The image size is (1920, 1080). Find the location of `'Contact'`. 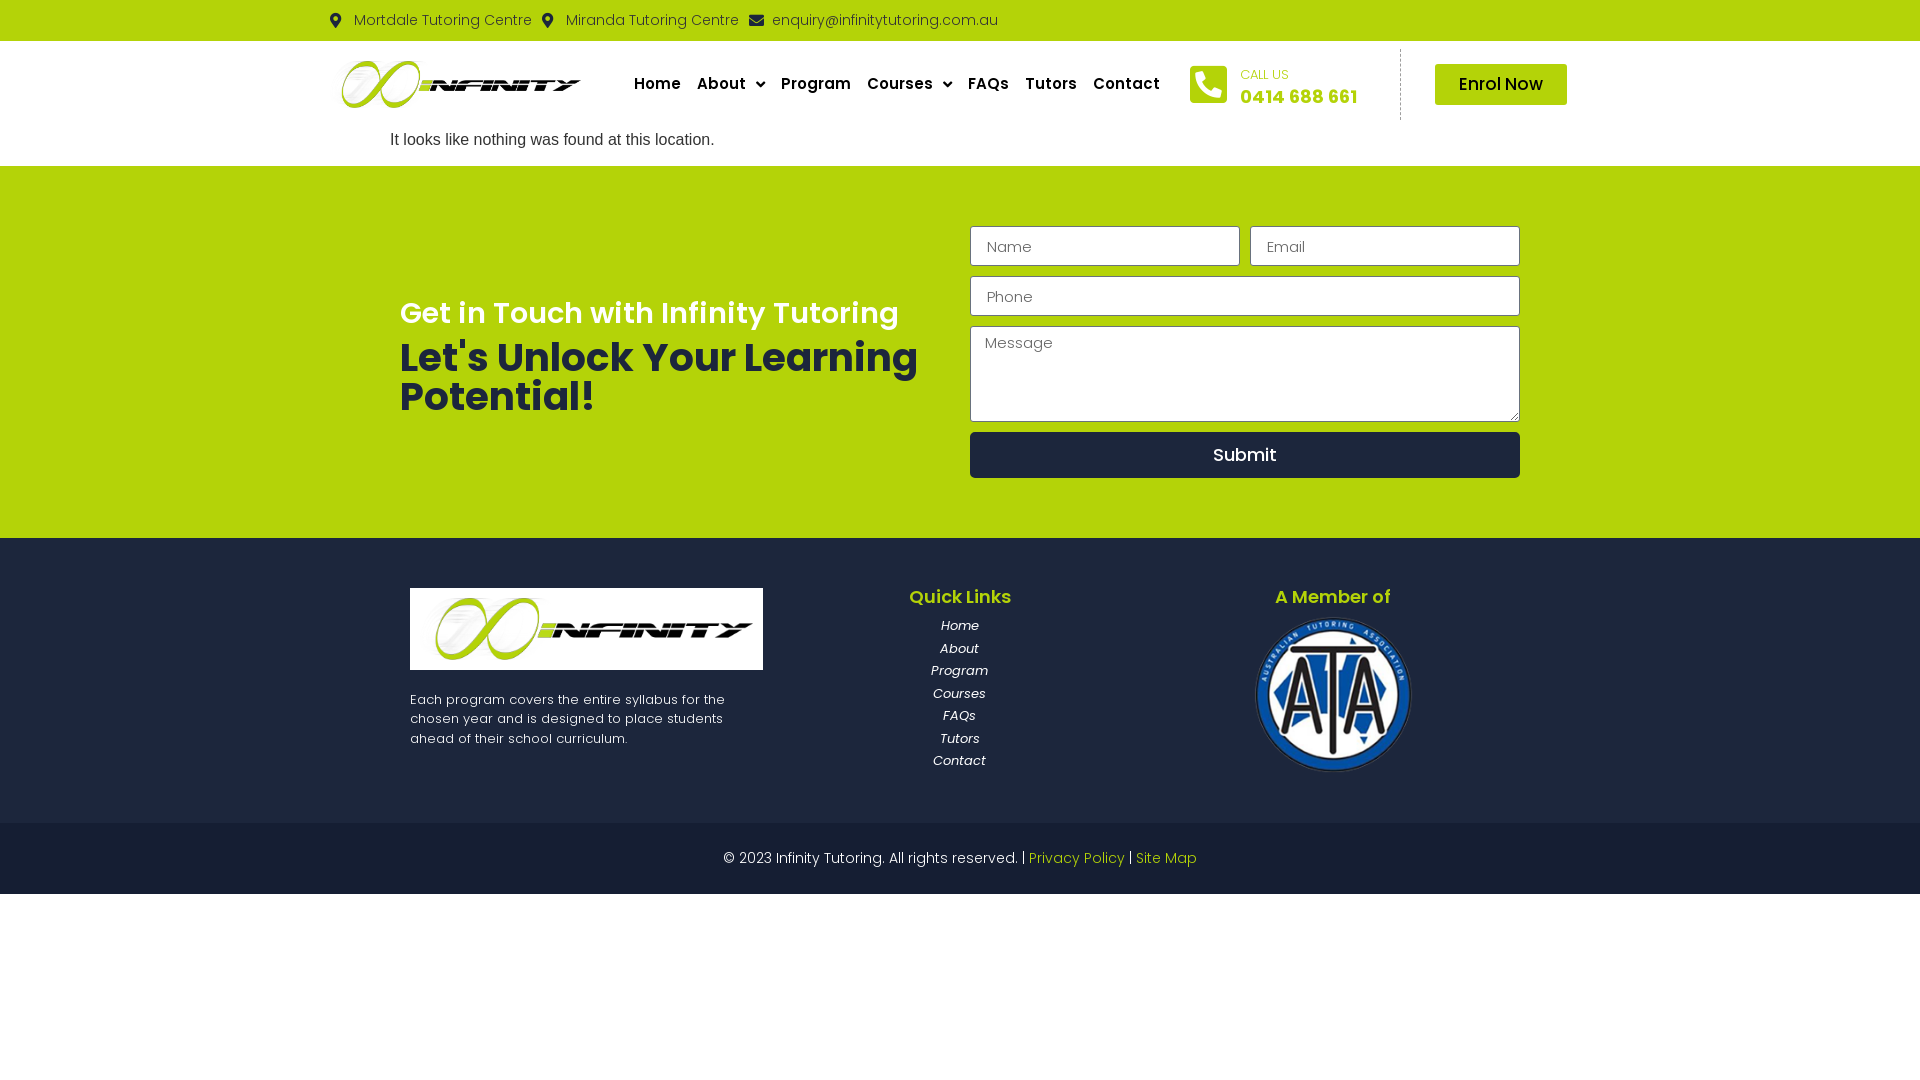

'Contact' is located at coordinates (958, 760).